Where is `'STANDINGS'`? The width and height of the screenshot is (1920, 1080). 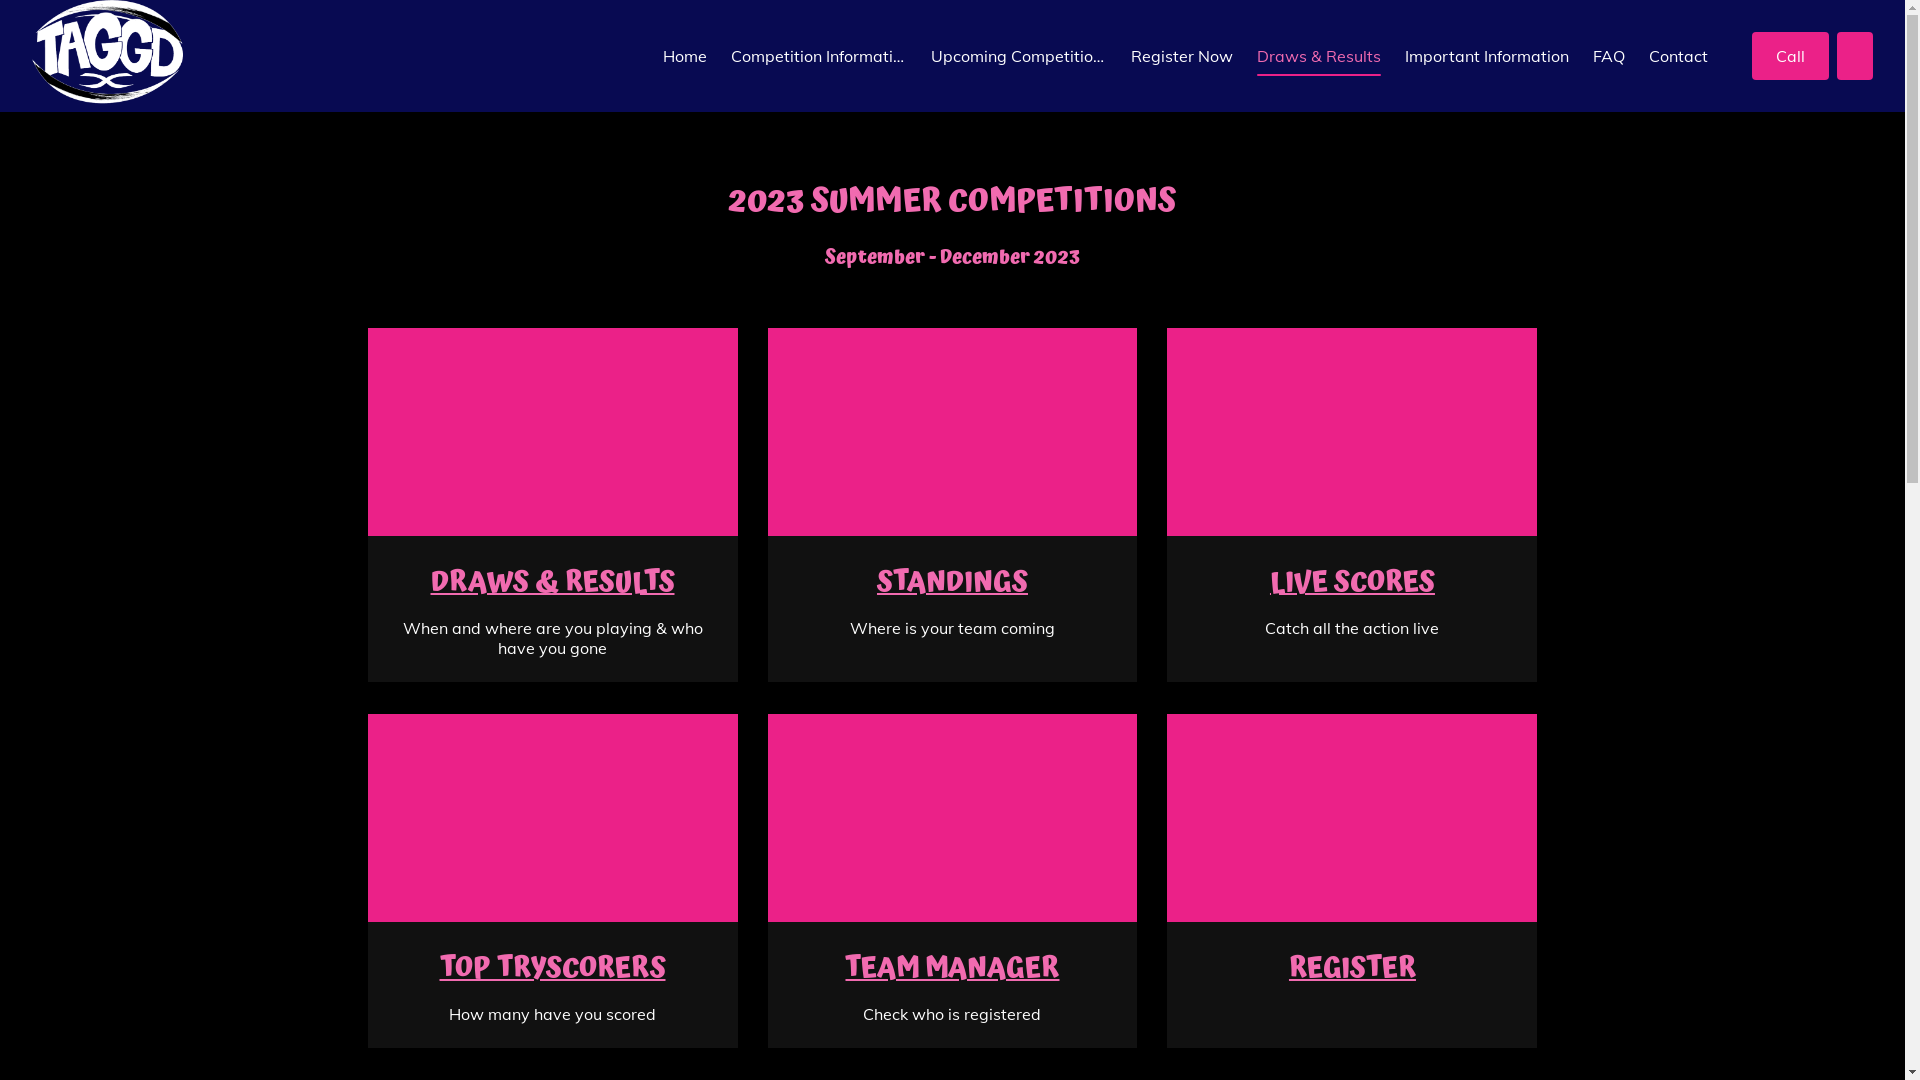
'STANDINGS' is located at coordinates (951, 582).